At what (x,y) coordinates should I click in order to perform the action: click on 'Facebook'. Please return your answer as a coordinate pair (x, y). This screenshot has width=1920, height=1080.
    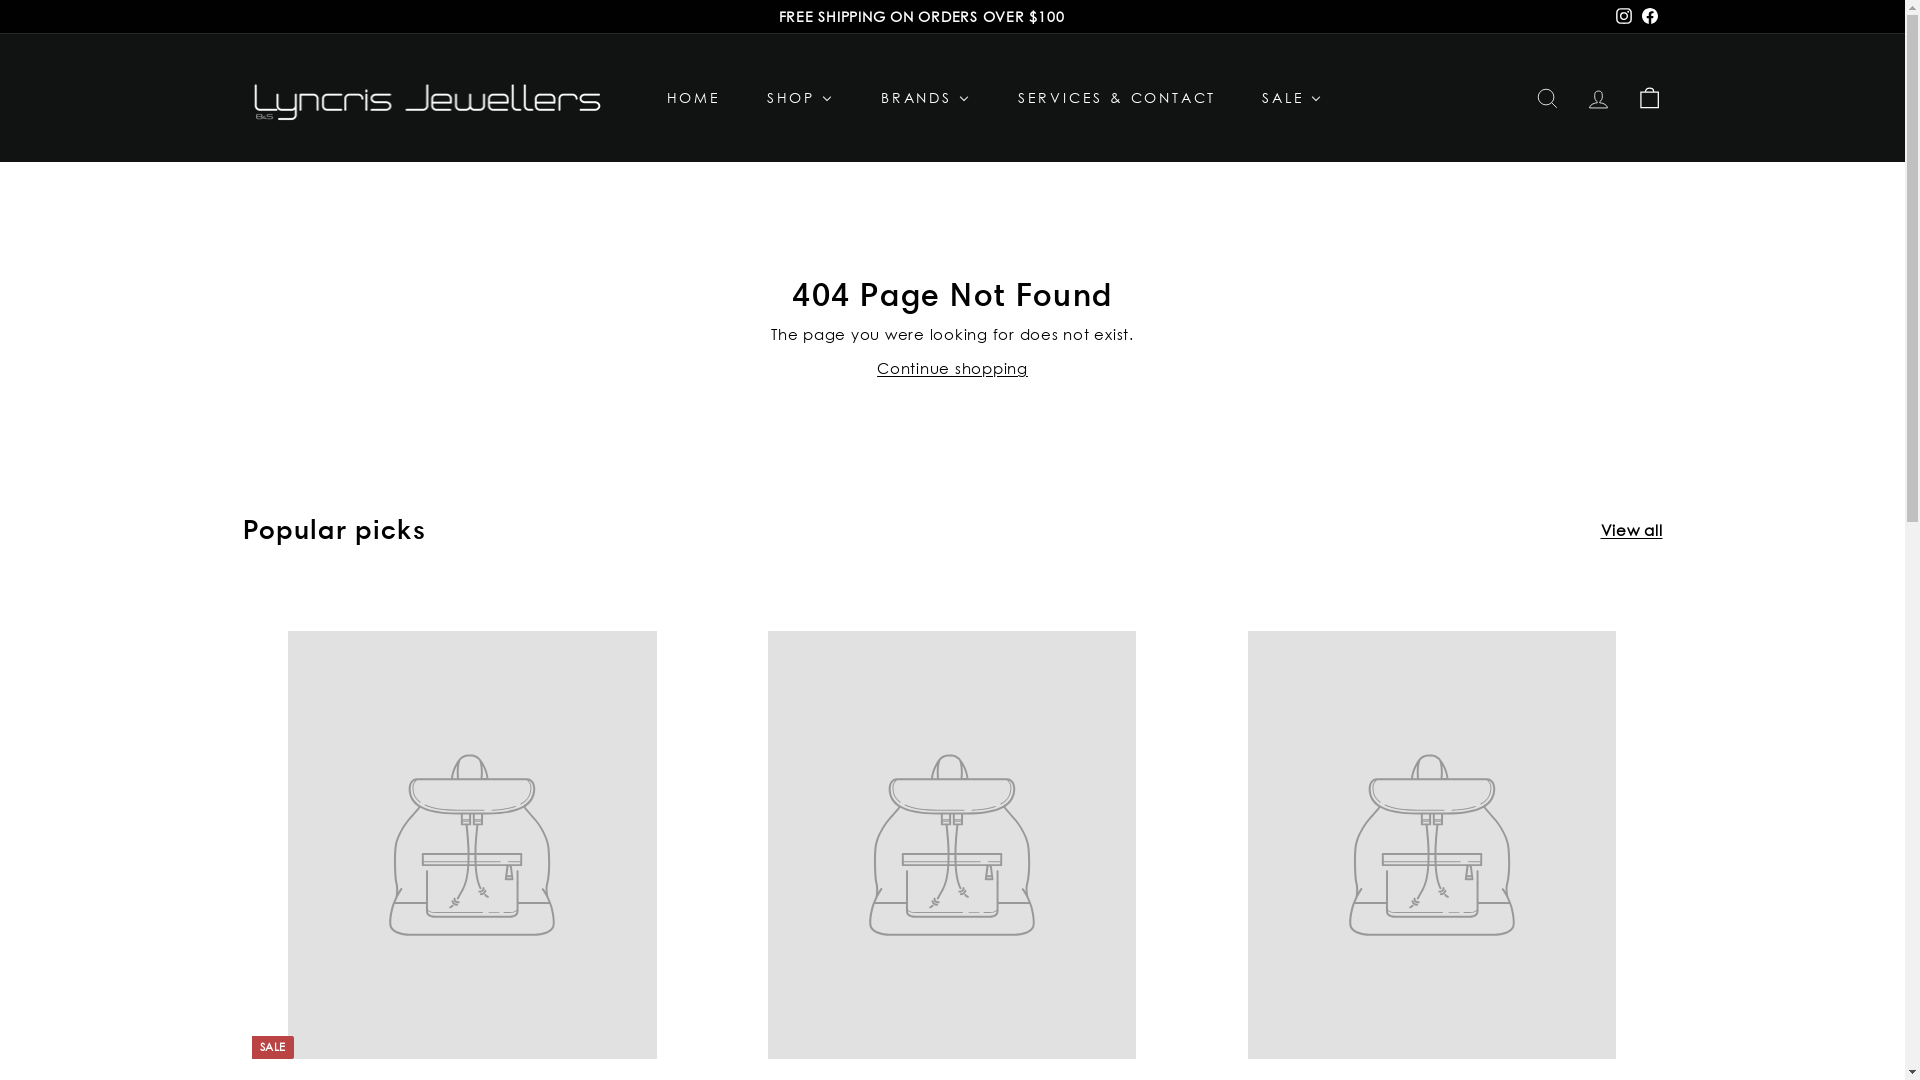
    Looking at the image, I should click on (1649, 16).